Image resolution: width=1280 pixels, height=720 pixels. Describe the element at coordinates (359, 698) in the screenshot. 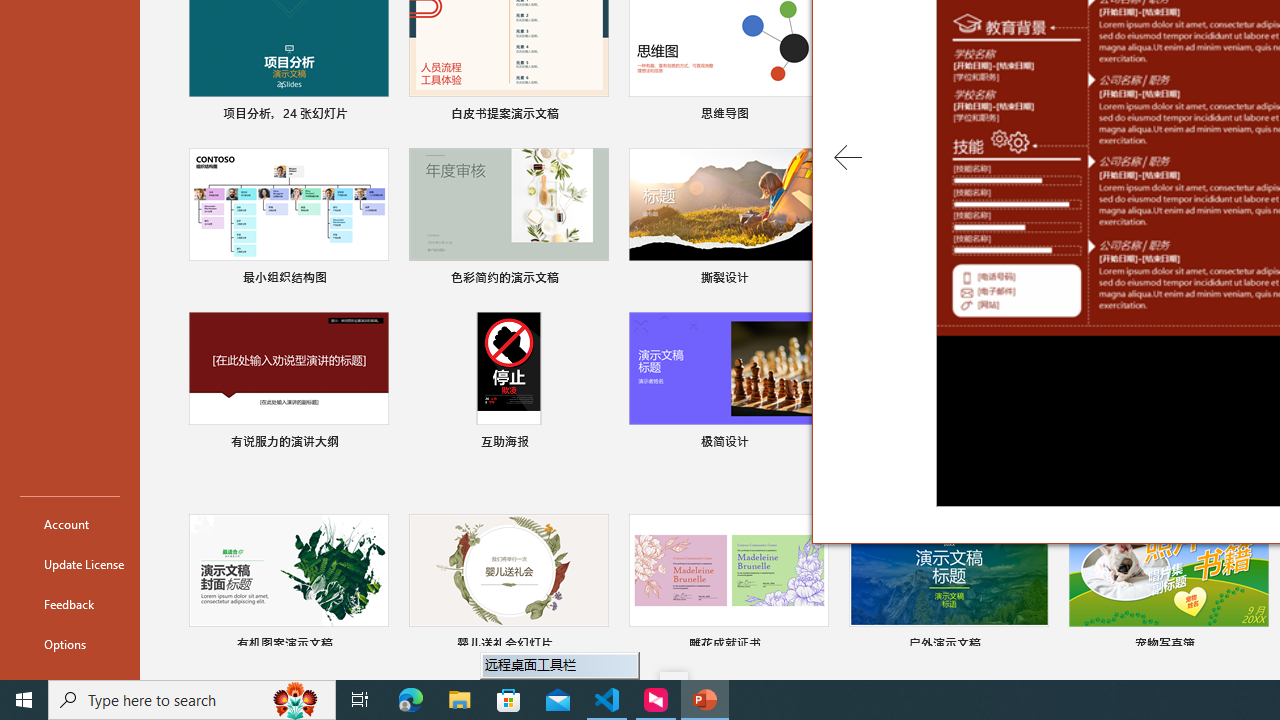

I see `'Task View'` at that location.